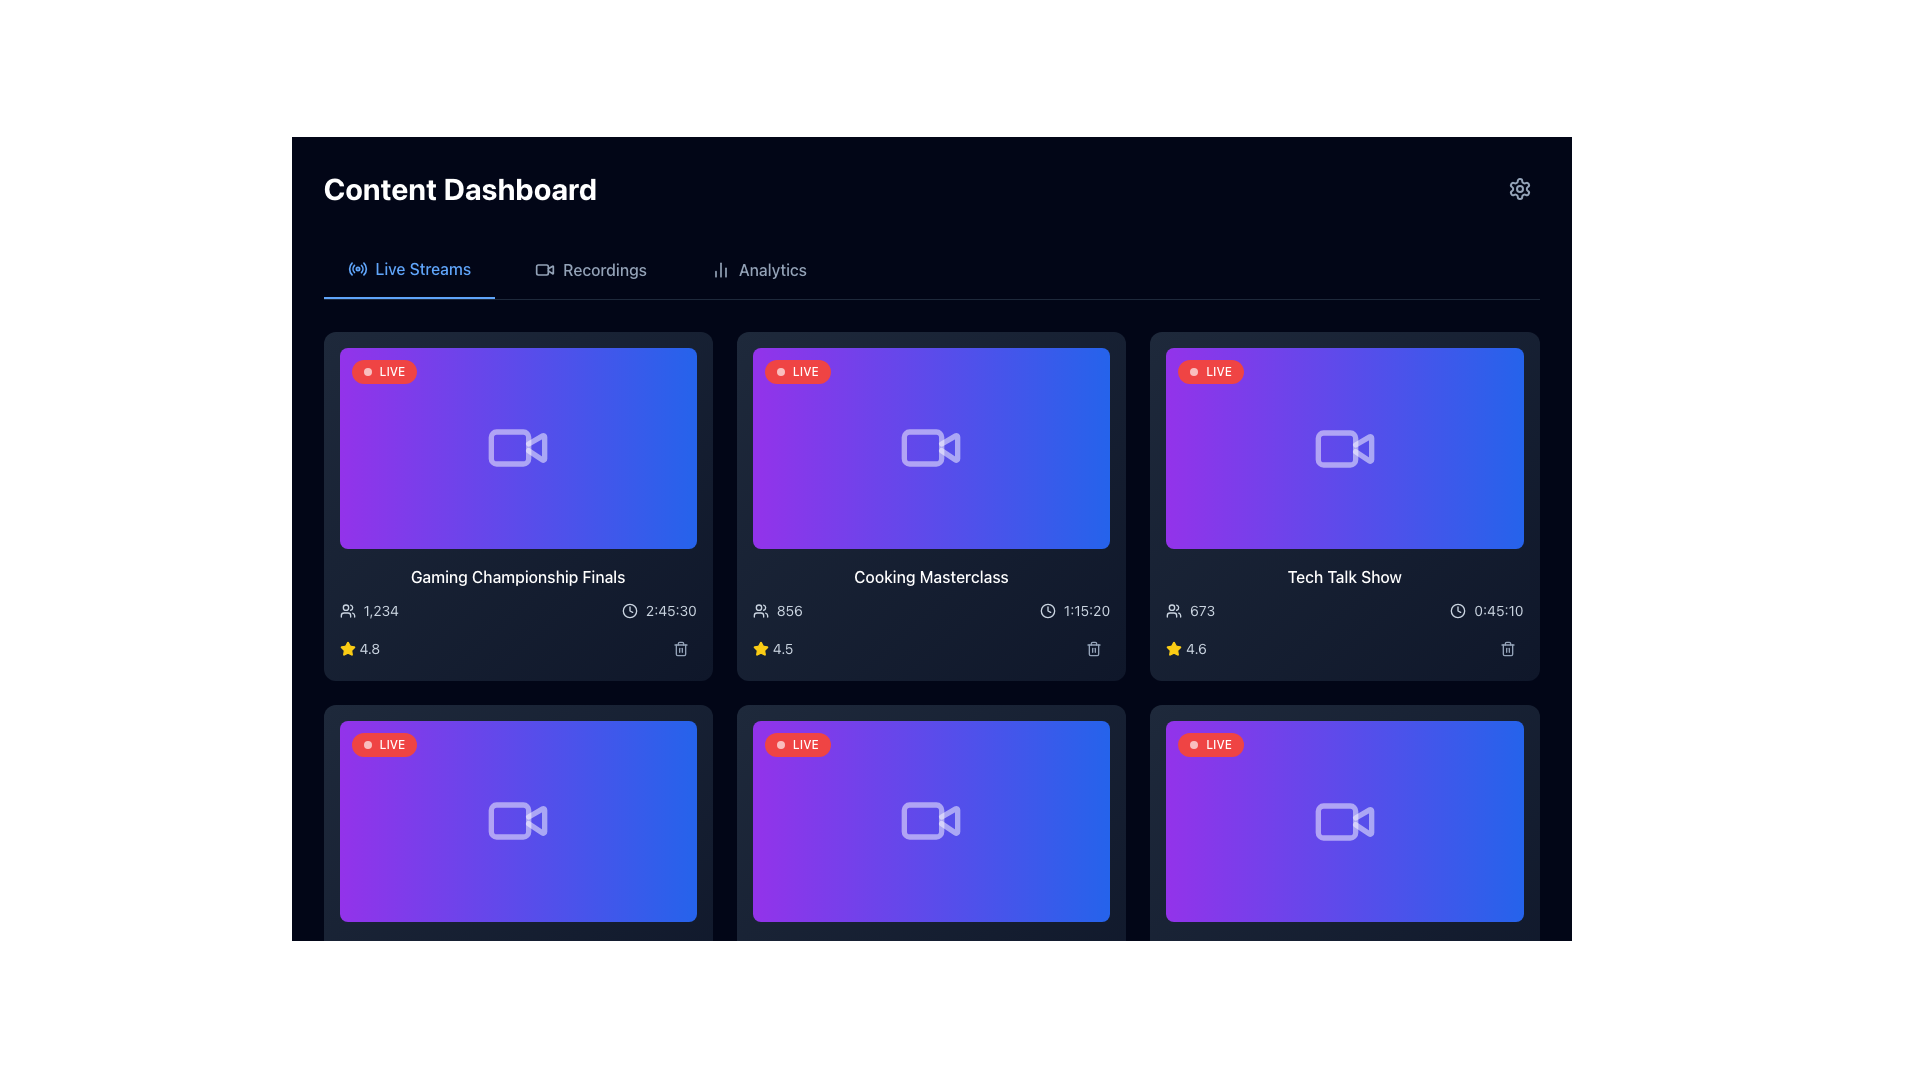  What do you see at coordinates (1458, 609) in the screenshot?
I see `the clock icon located in the third column and first row of the grid layout, which visually represents a time duration next to the text '0:45:10'` at bounding box center [1458, 609].